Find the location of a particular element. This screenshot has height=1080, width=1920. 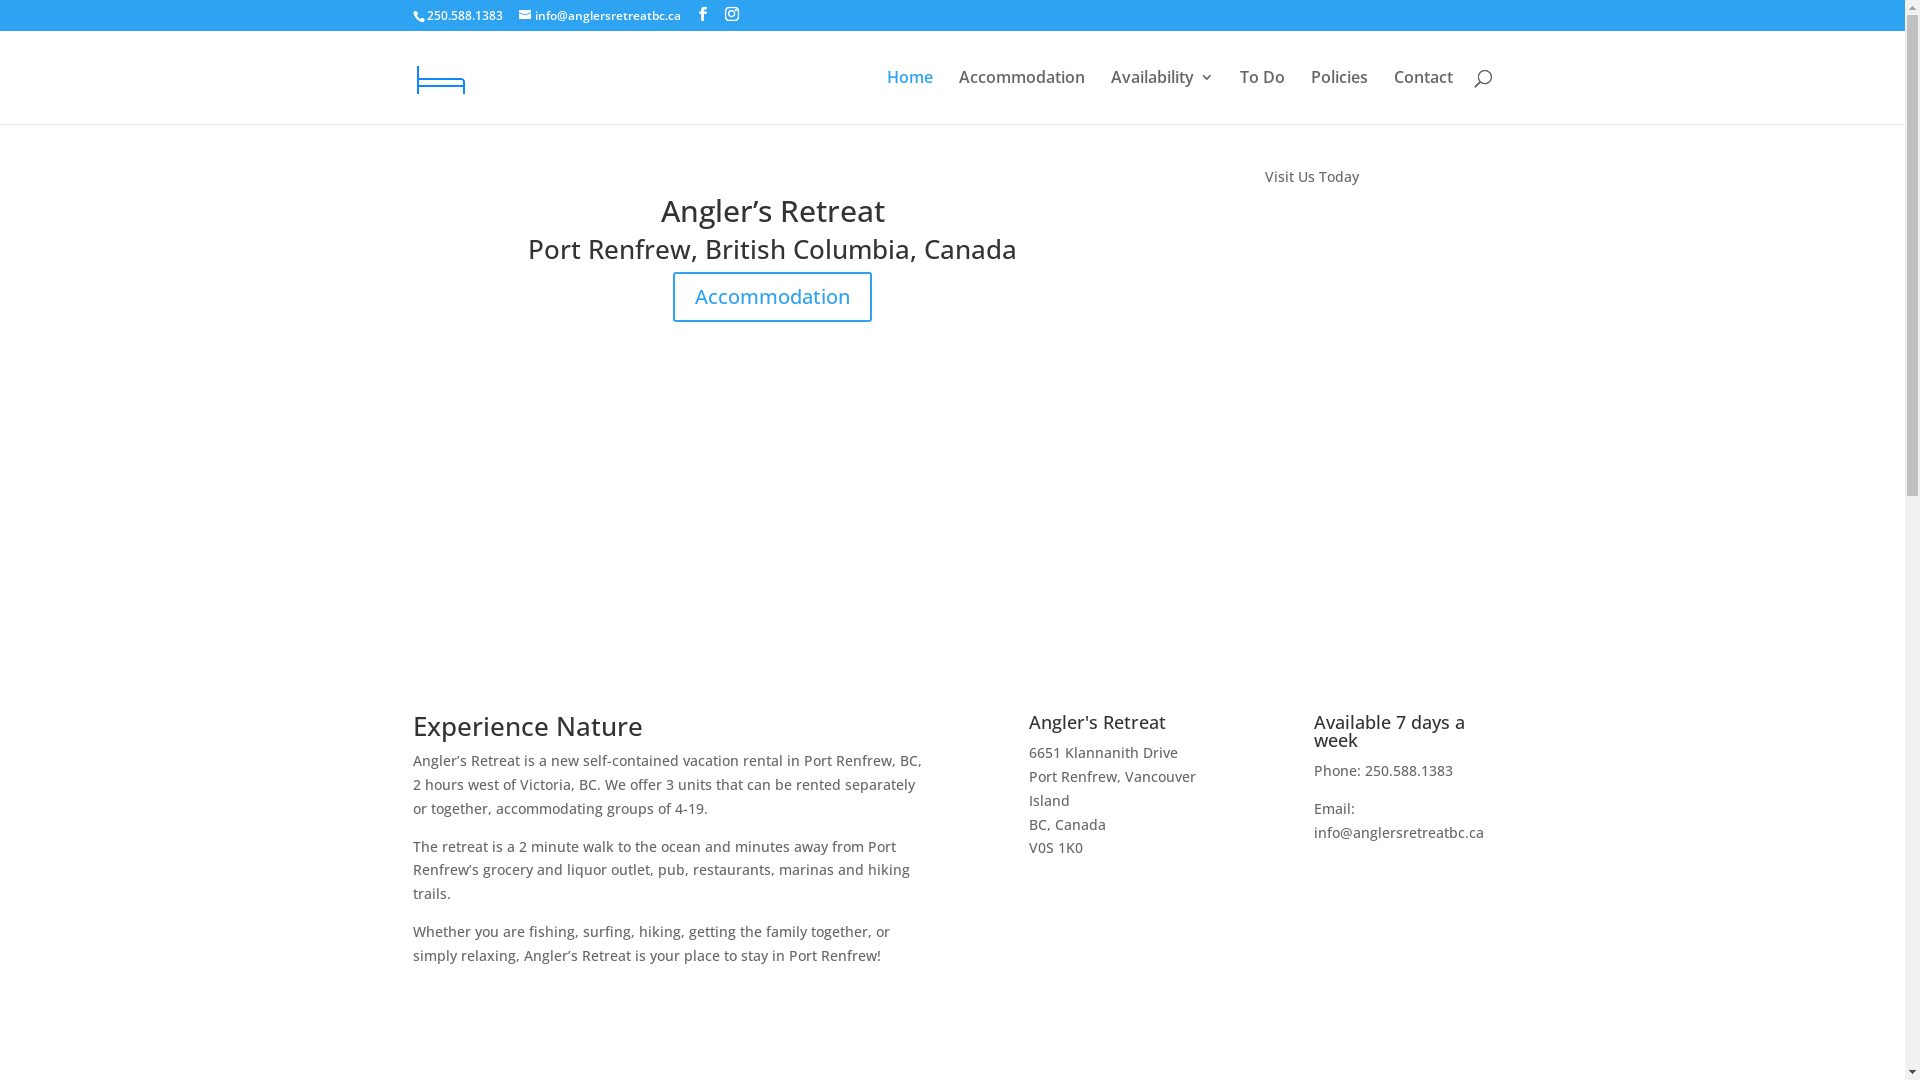

'Home' is located at coordinates (907, 96).